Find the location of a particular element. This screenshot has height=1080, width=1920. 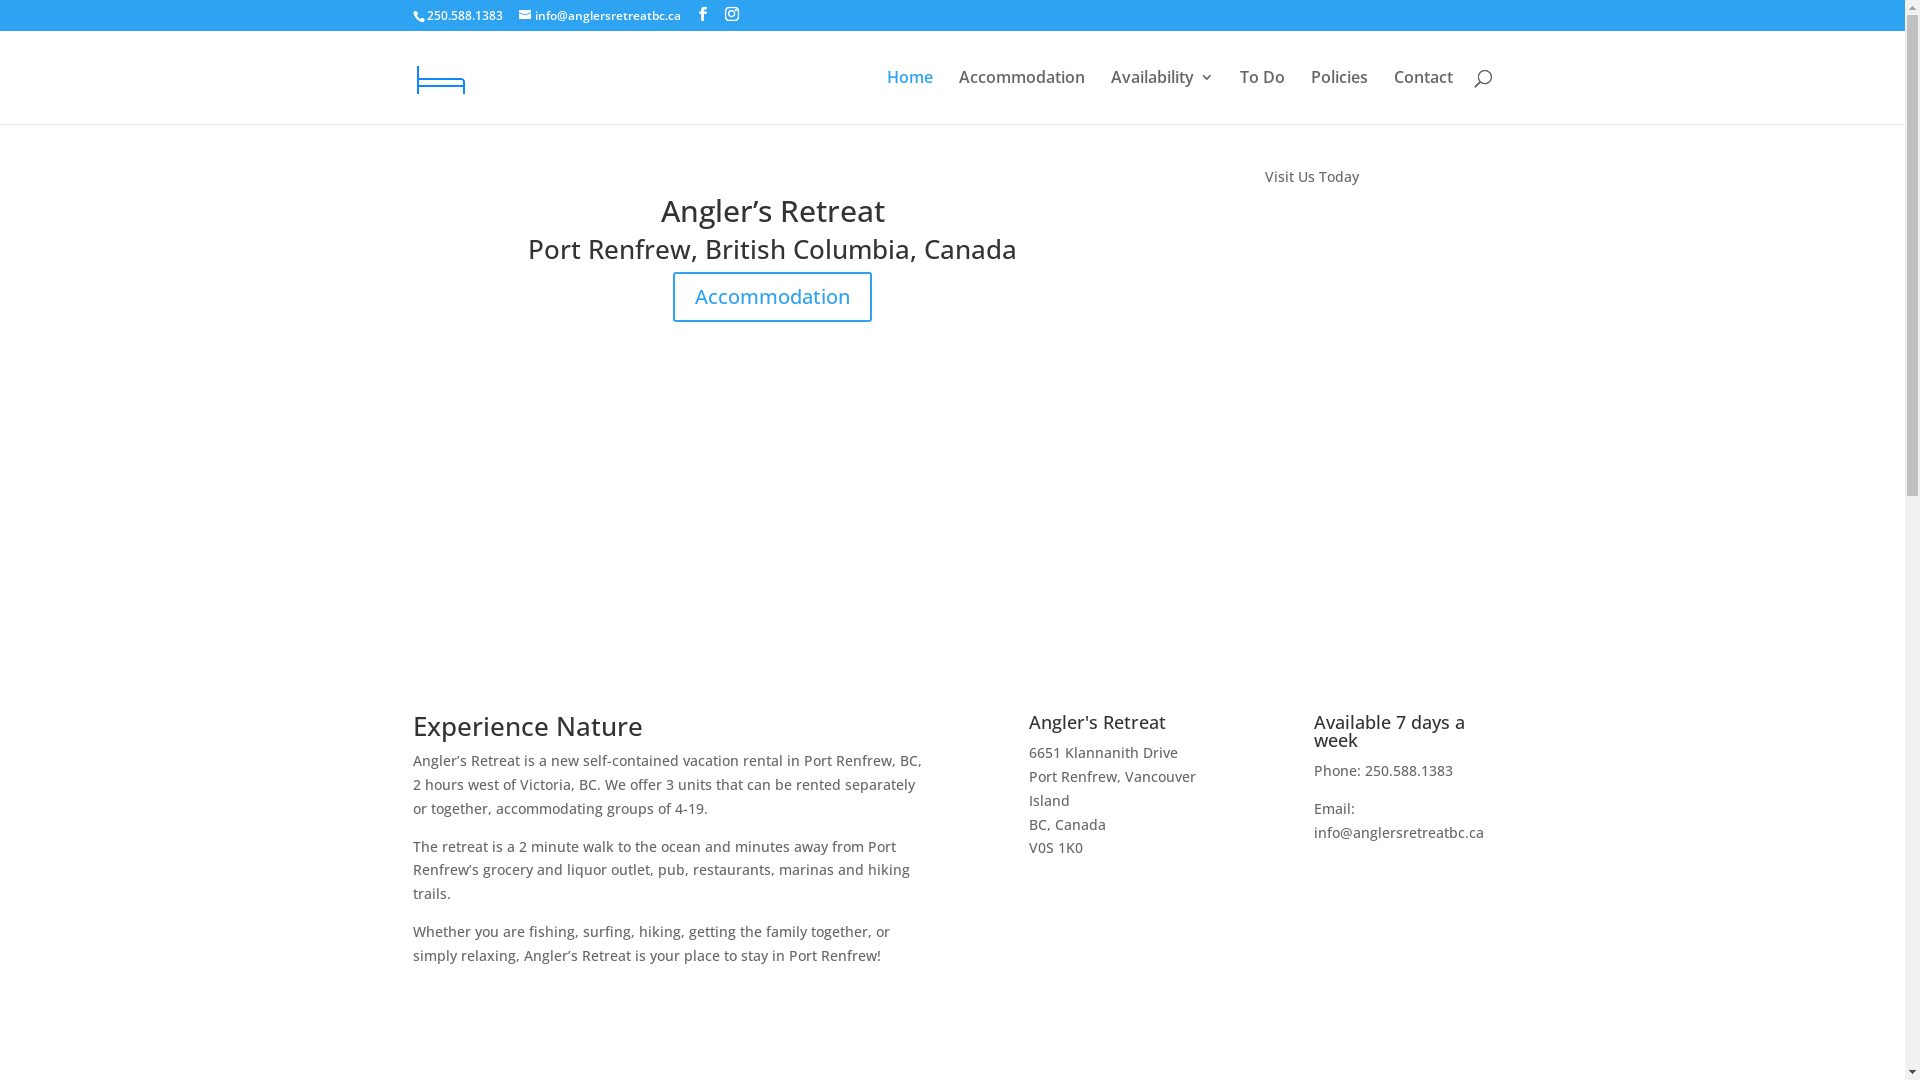

'Home' is located at coordinates (907, 96).